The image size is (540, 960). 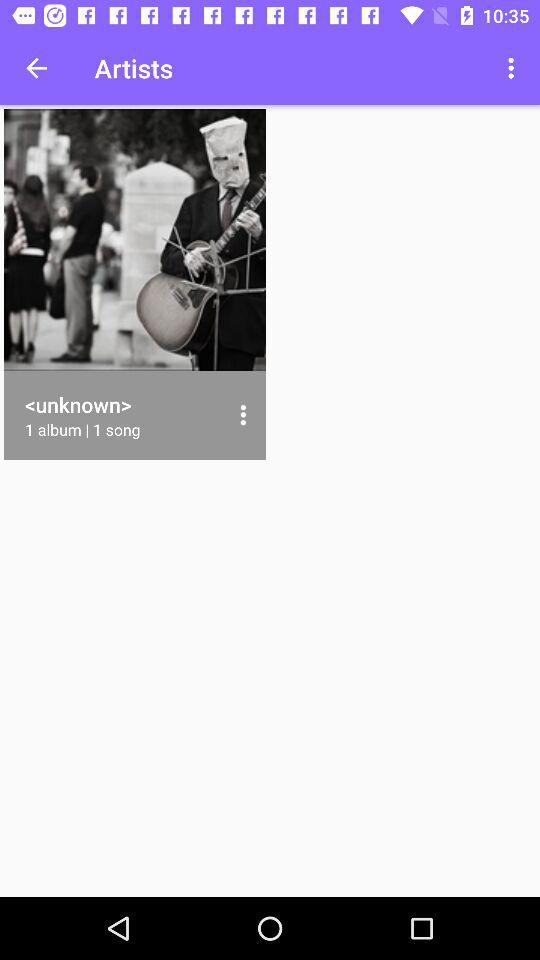 I want to click on icon to the right of the 1 album 1, so click(x=243, y=414).